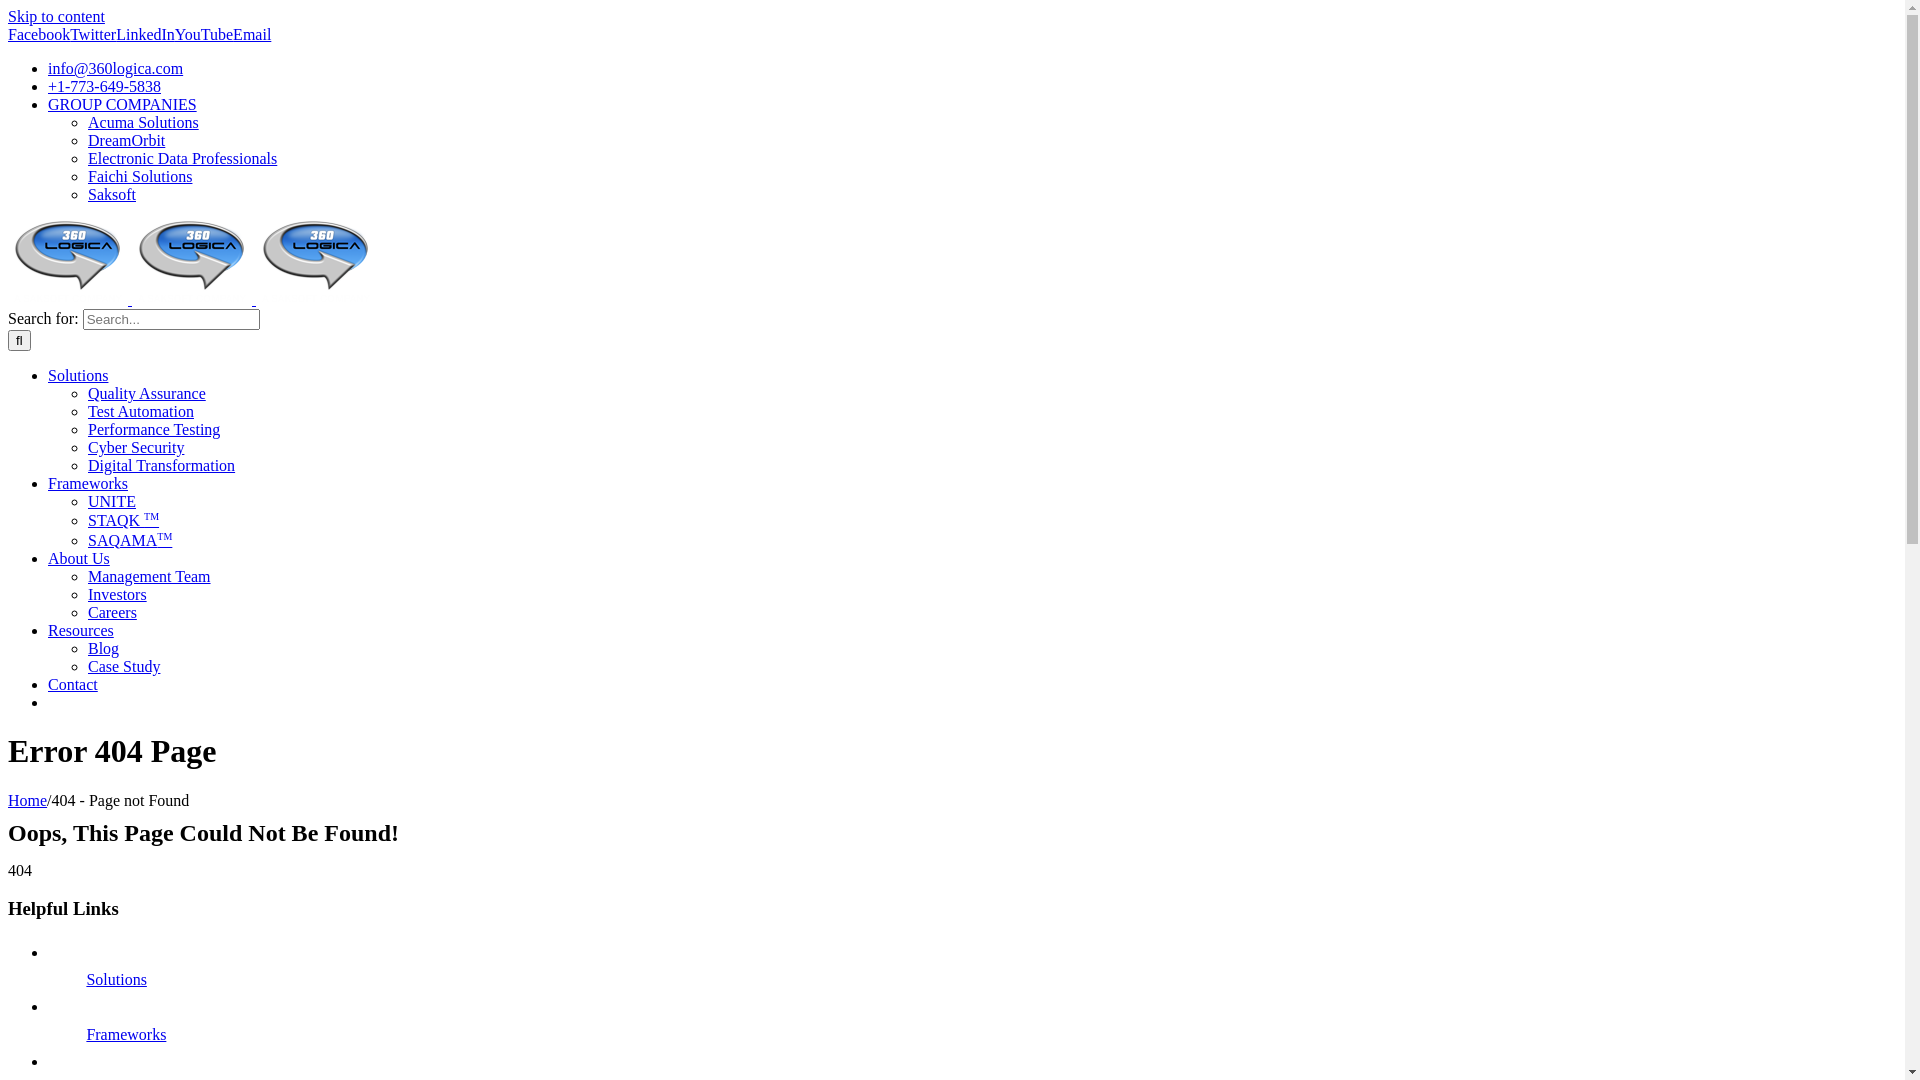 The image size is (1920, 1080). I want to click on 'Email', so click(251, 34).